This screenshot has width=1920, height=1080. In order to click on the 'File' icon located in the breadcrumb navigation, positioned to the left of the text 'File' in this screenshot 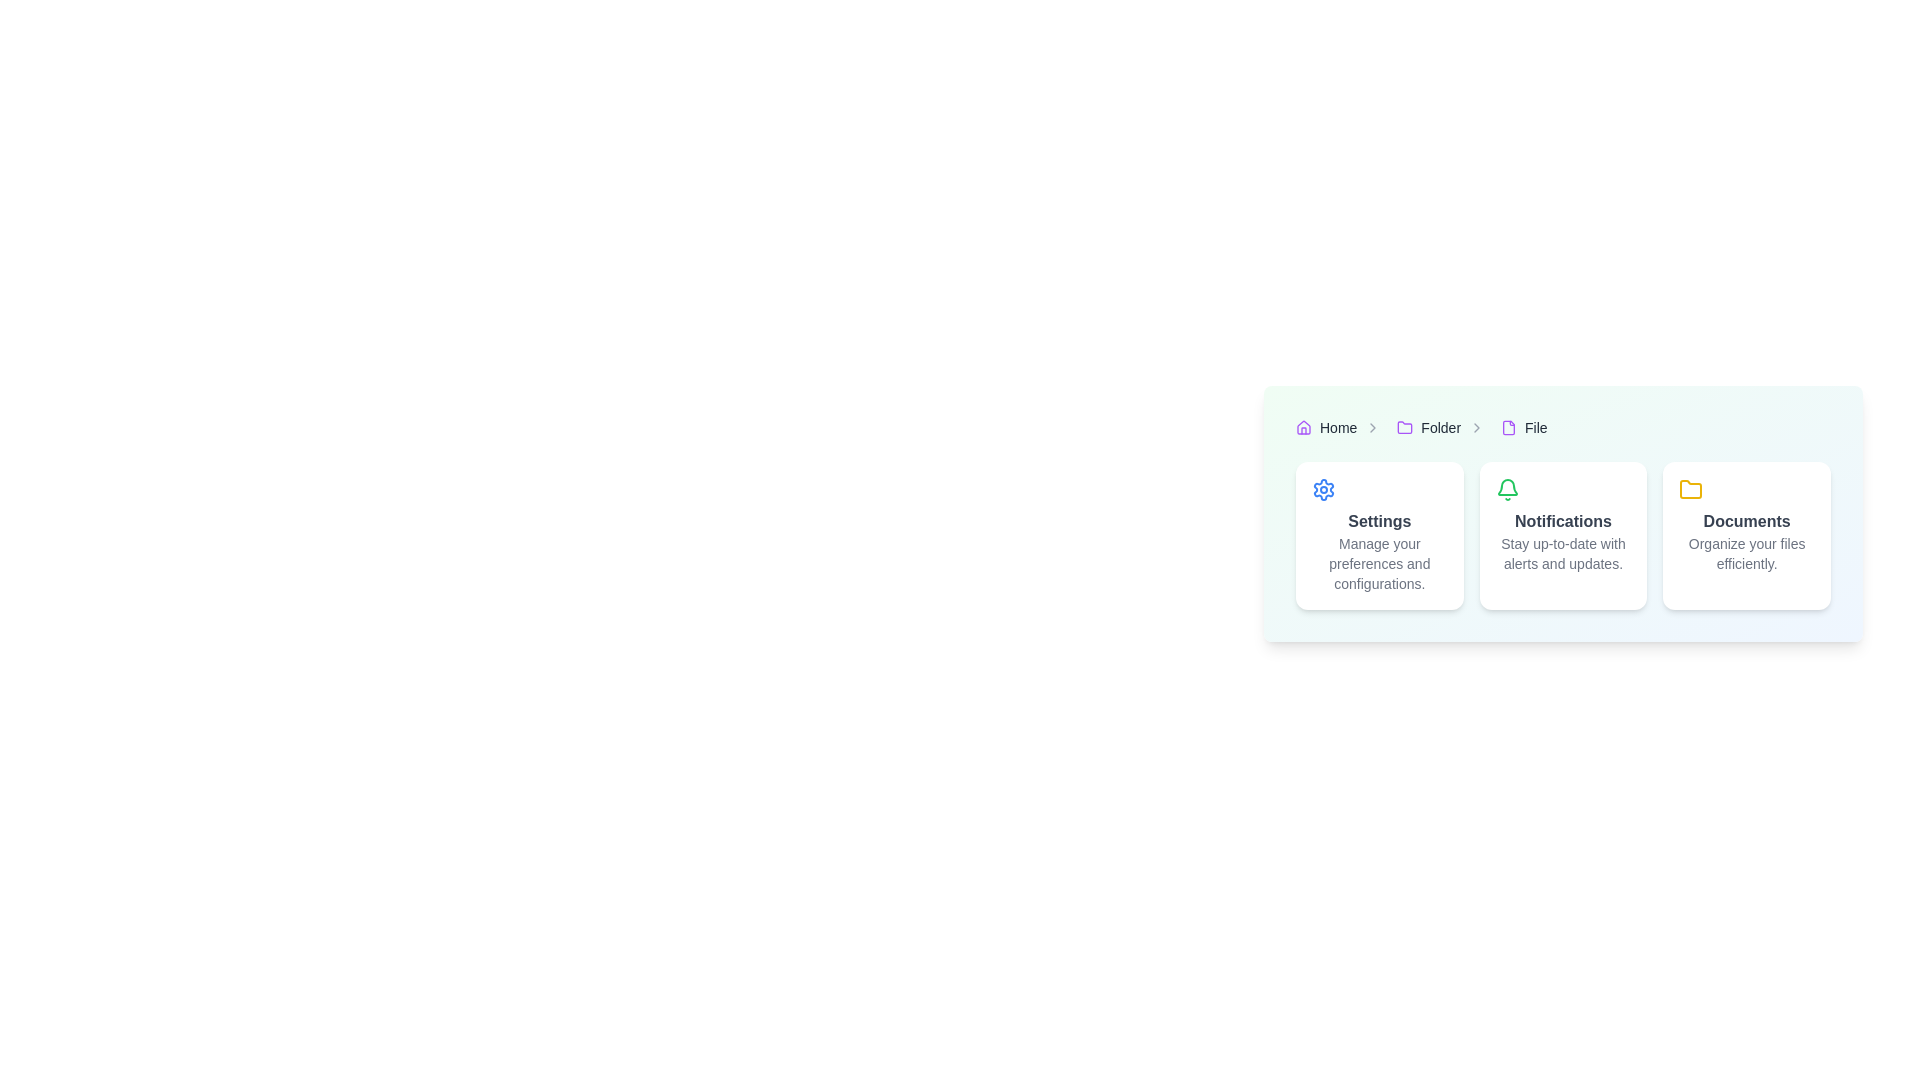, I will do `click(1509, 427)`.